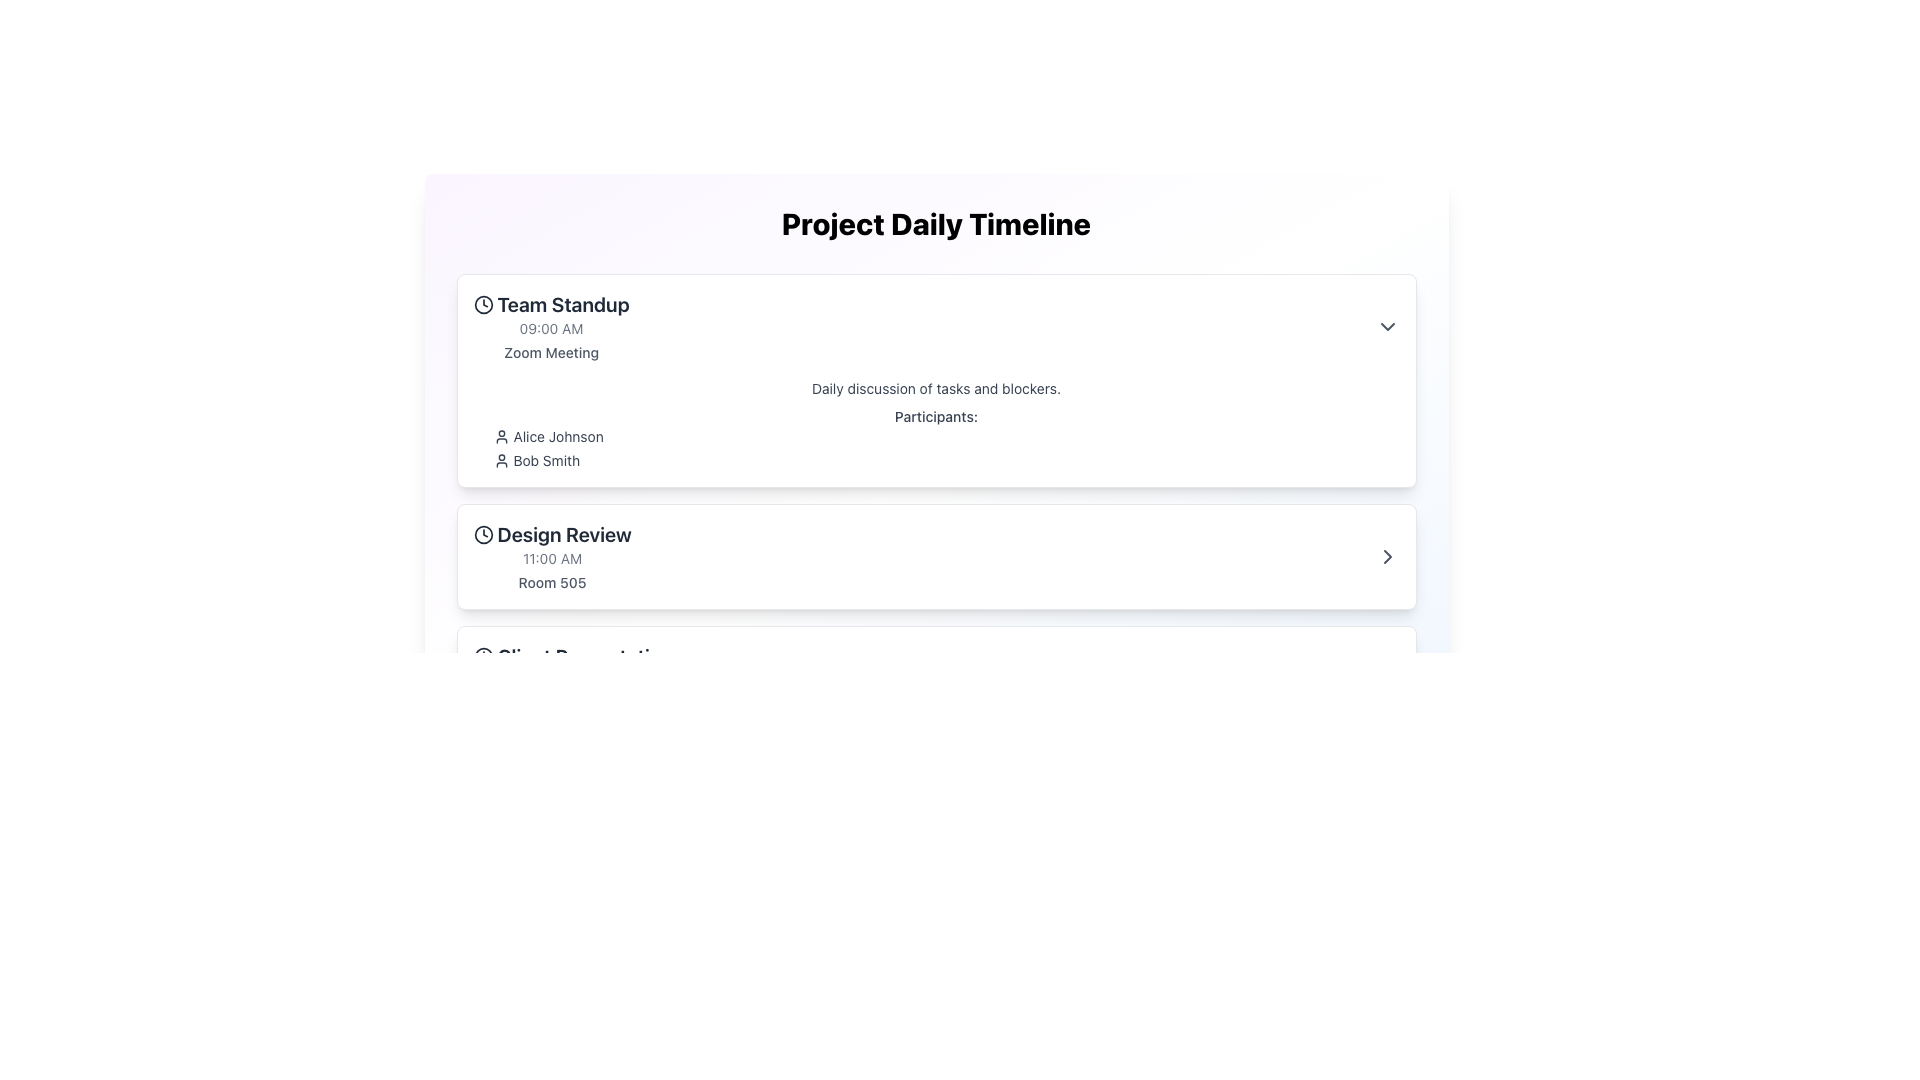 This screenshot has height=1080, width=1920. Describe the element at coordinates (501, 461) in the screenshot. I see `the SVG-based user icon located to the left of the text 'Bob Smith' in the 'Team Standup' section of the daily timeline` at that location.